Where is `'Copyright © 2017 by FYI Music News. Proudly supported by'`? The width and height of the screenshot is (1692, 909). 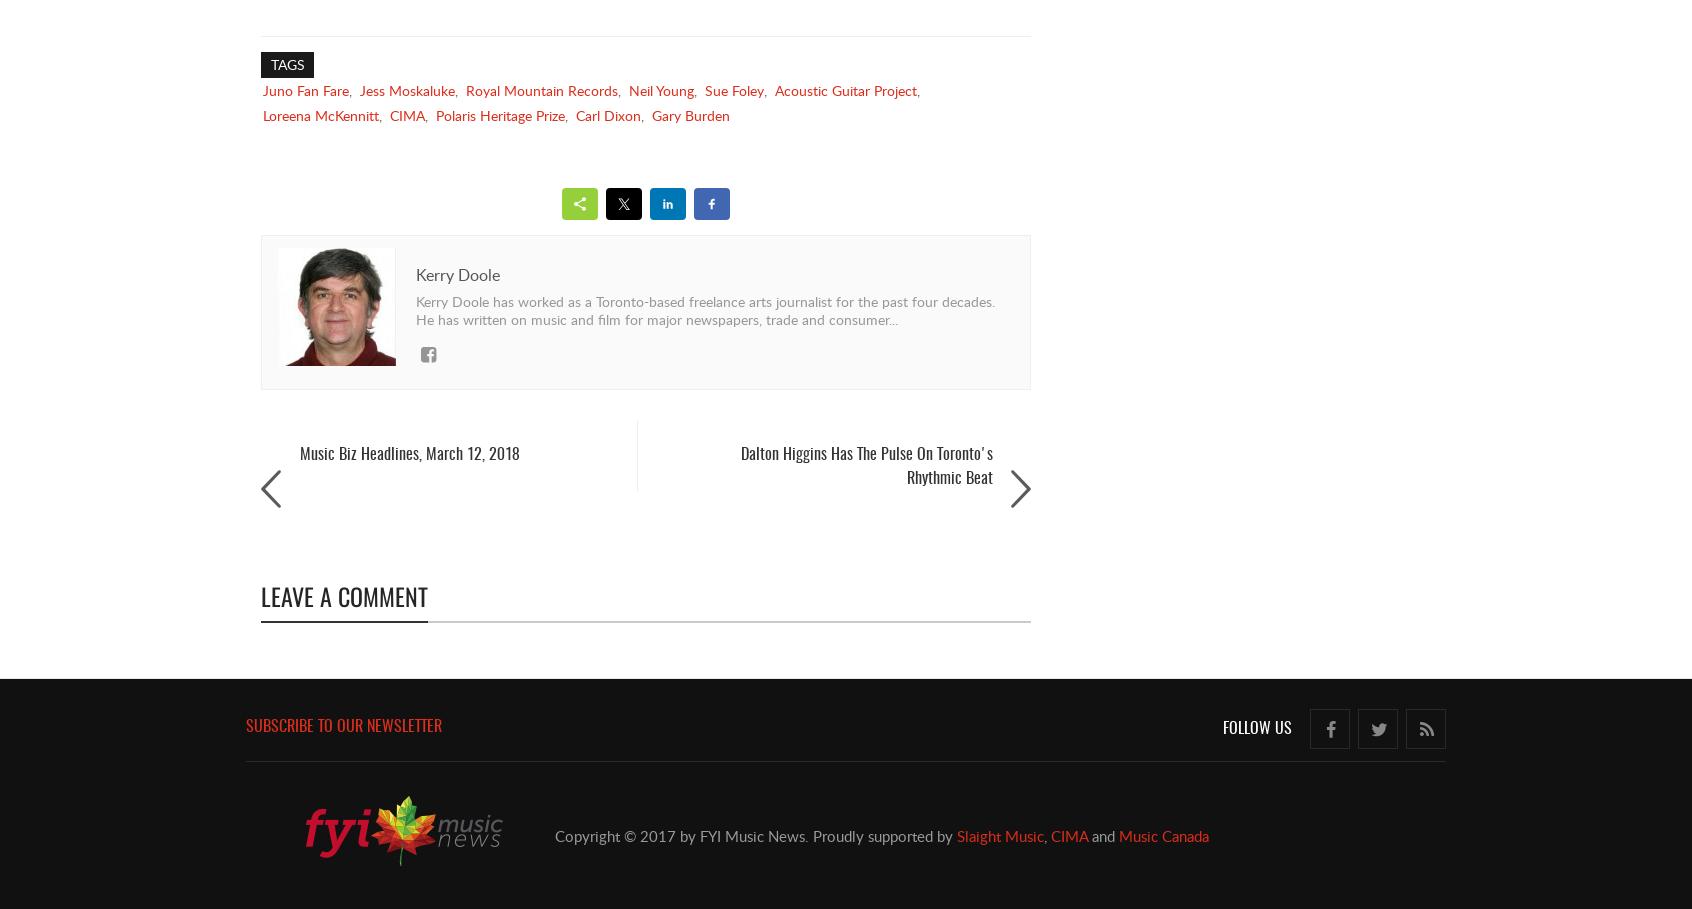 'Copyright © 2017 by FYI Music News. Proudly supported by' is located at coordinates (754, 835).